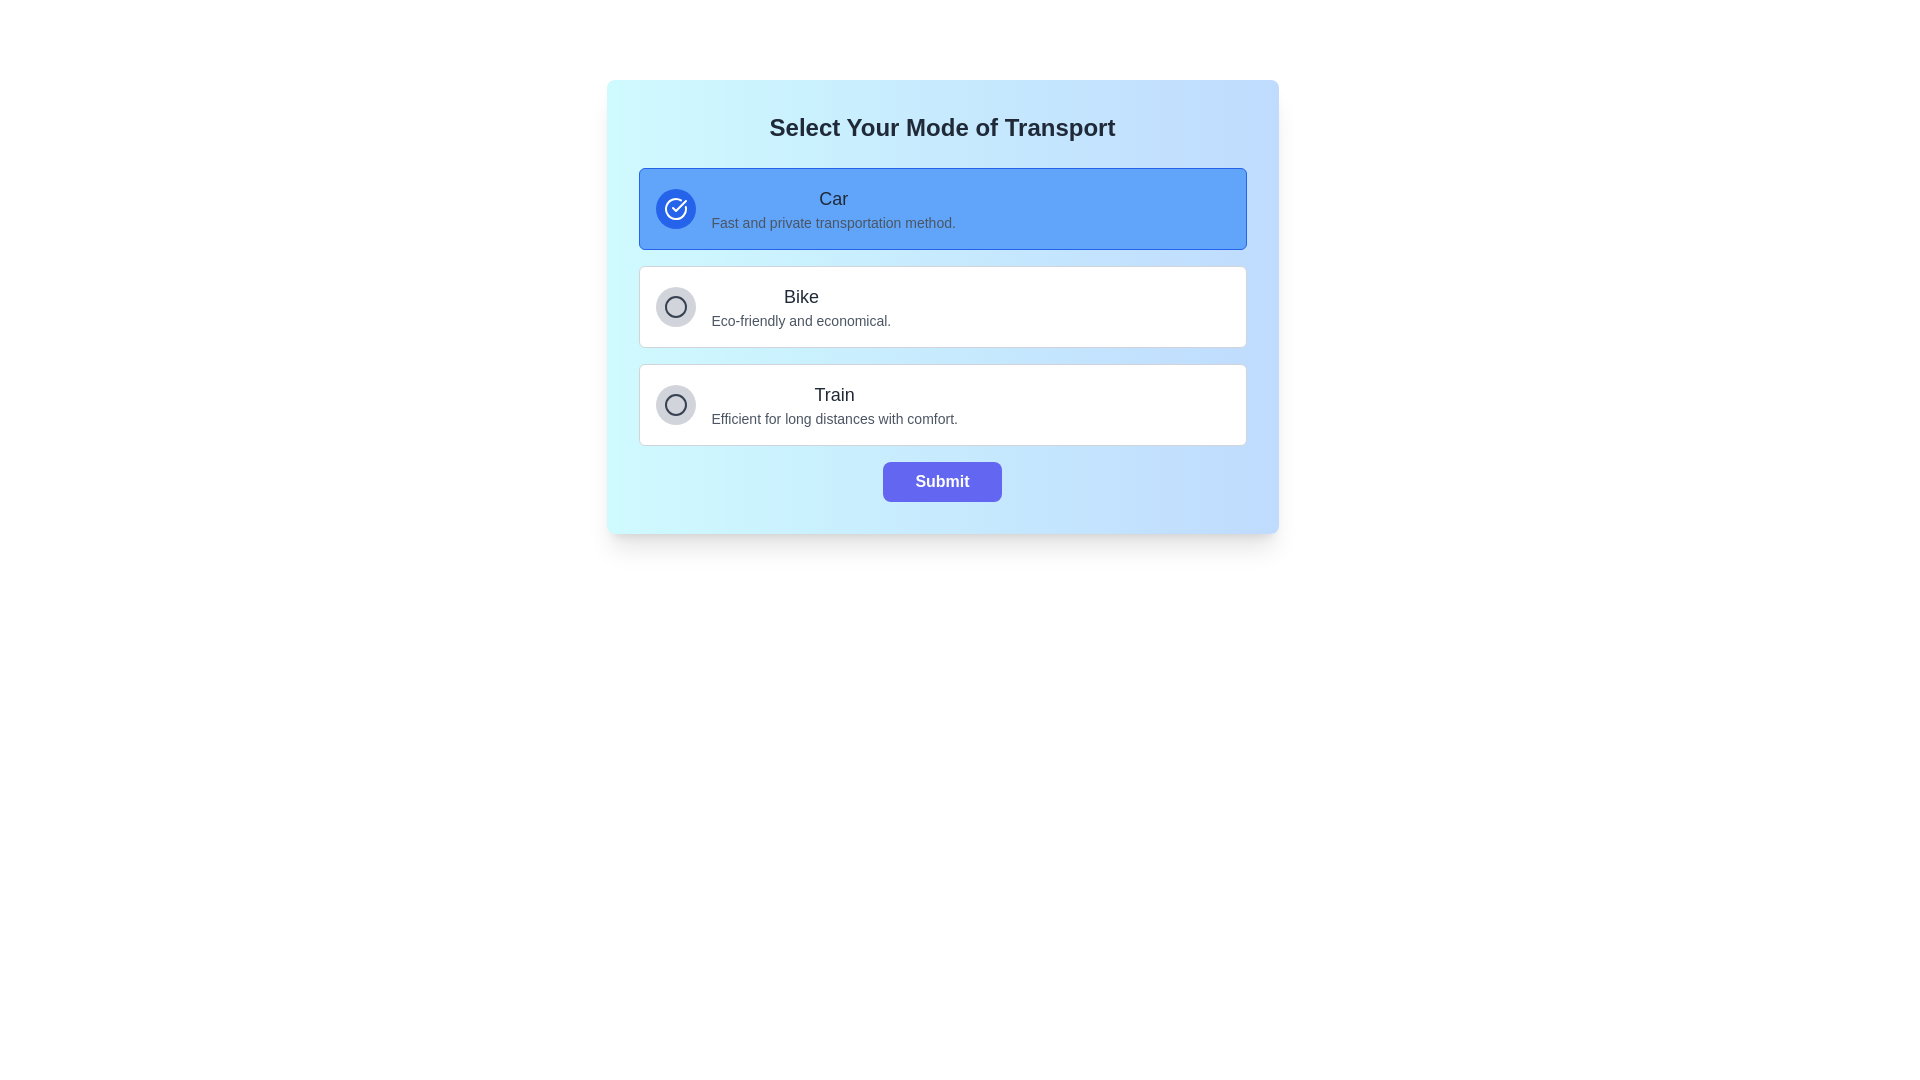 The height and width of the screenshot is (1080, 1920). Describe the element at coordinates (675, 405) in the screenshot. I see `the radio button` at that location.